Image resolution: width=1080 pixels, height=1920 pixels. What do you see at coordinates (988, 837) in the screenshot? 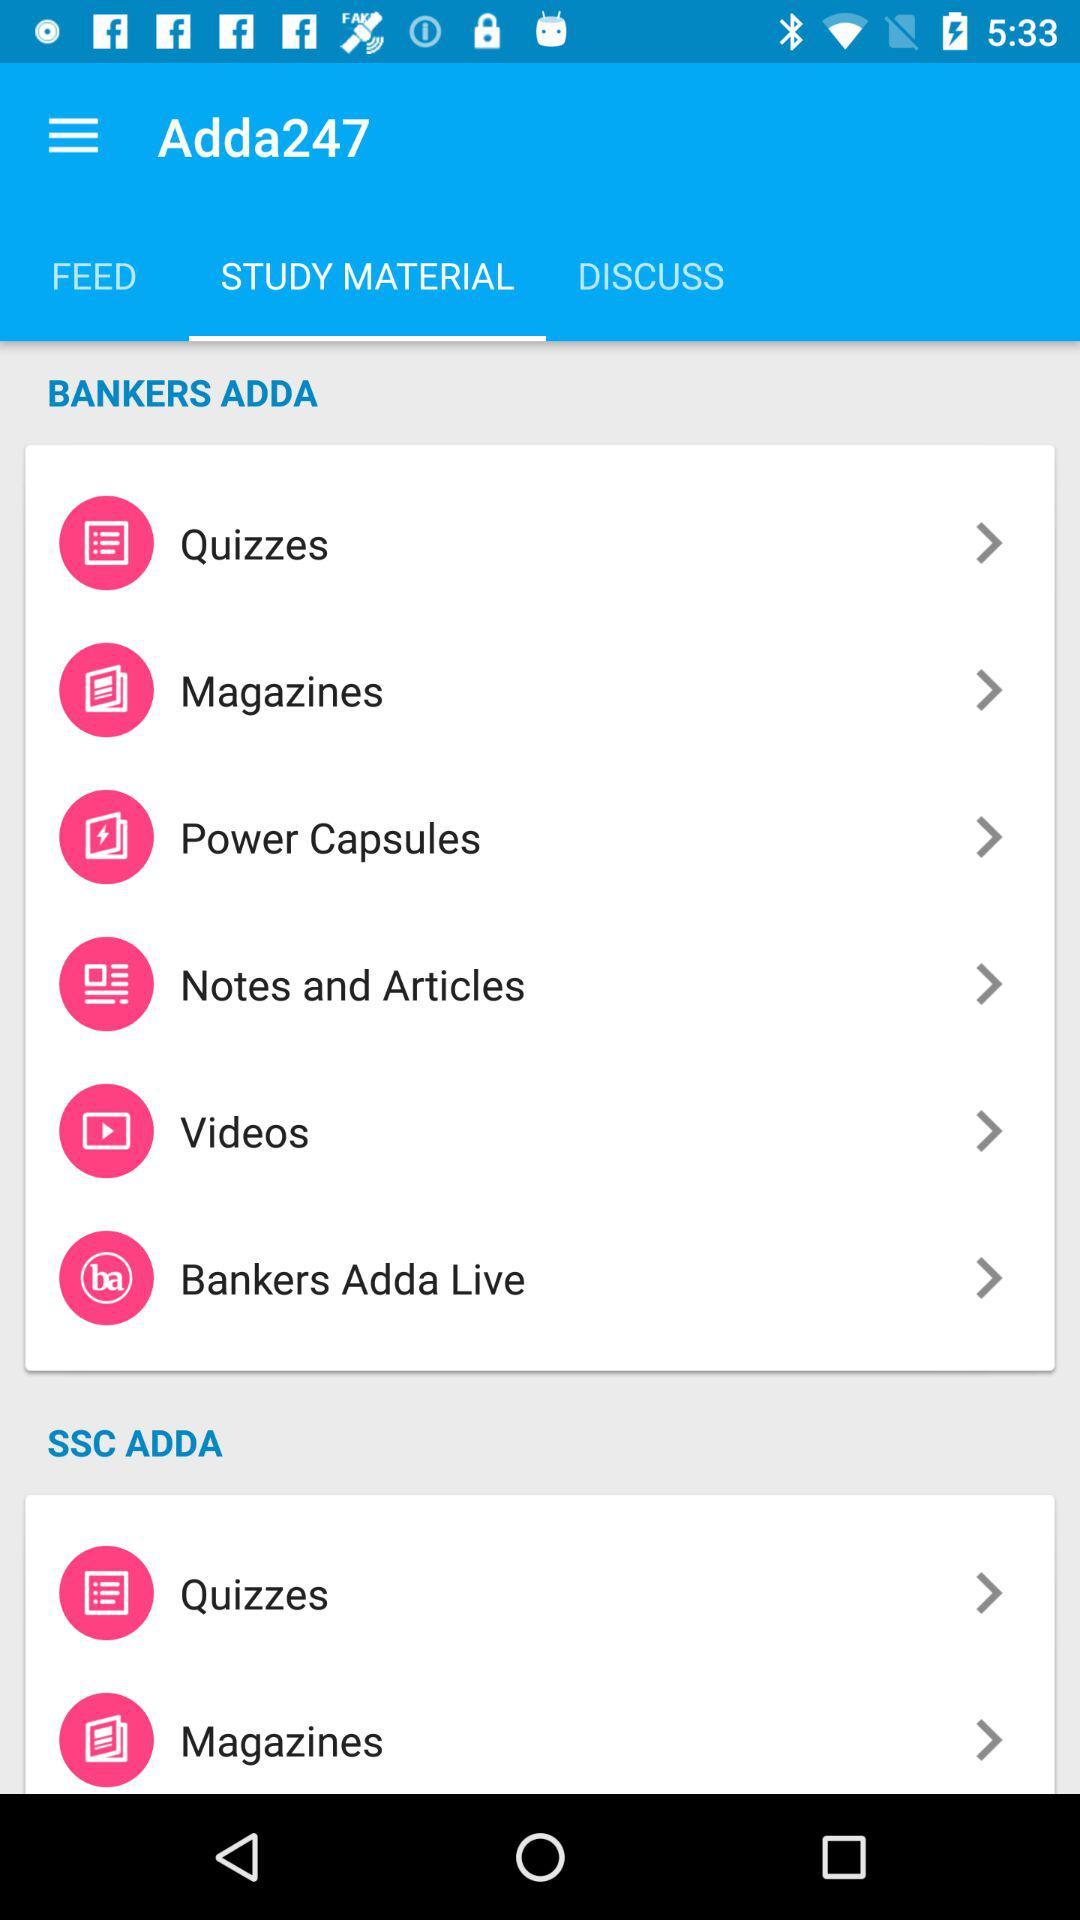
I see `the right scroll in the 3rd option` at bounding box center [988, 837].